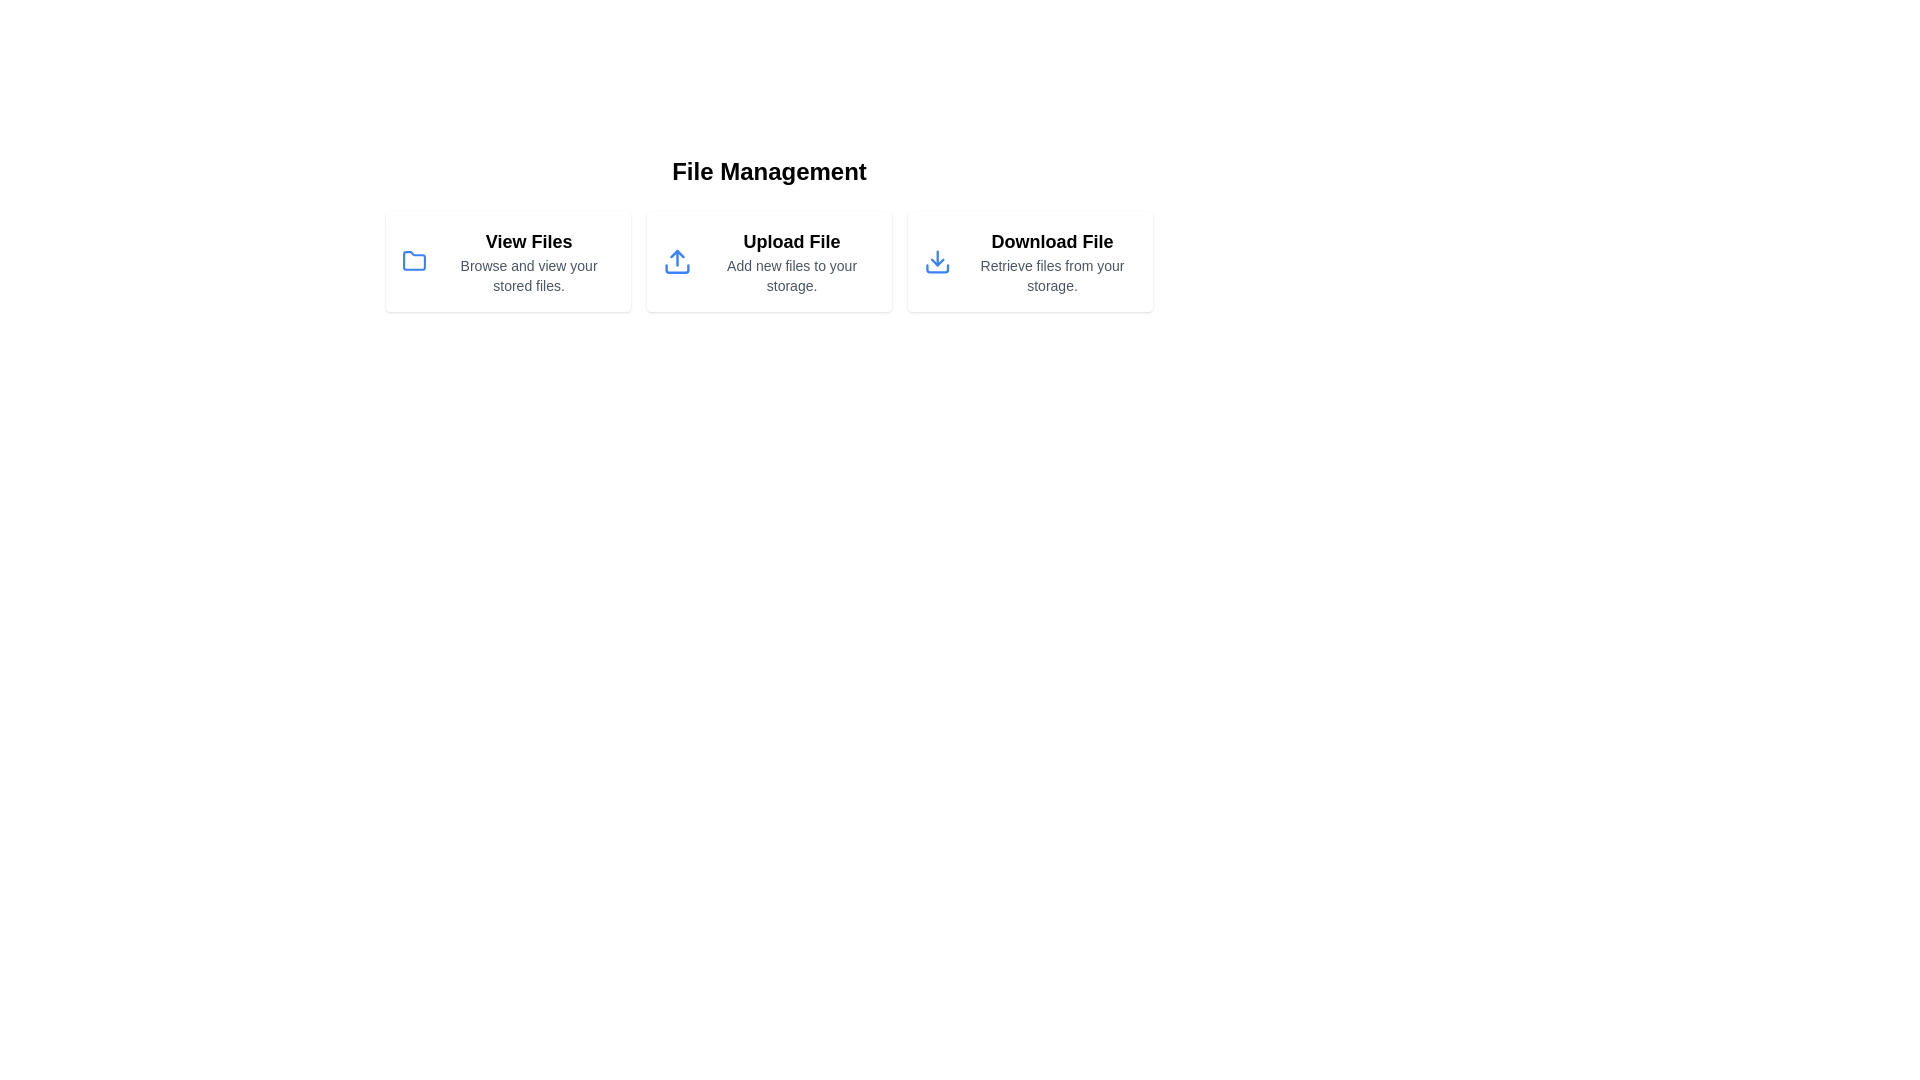 This screenshot has width=1920, height=1080. What do you see at coordinates (677, 261) in the screenshot?
I see `the SVG upload icon, which features an upward-pointing arrow in blue, located on the central card of the 'File Management' section, above the 'Upload FileAdd new files to your storage.' text` at bounding box center [677, 261].